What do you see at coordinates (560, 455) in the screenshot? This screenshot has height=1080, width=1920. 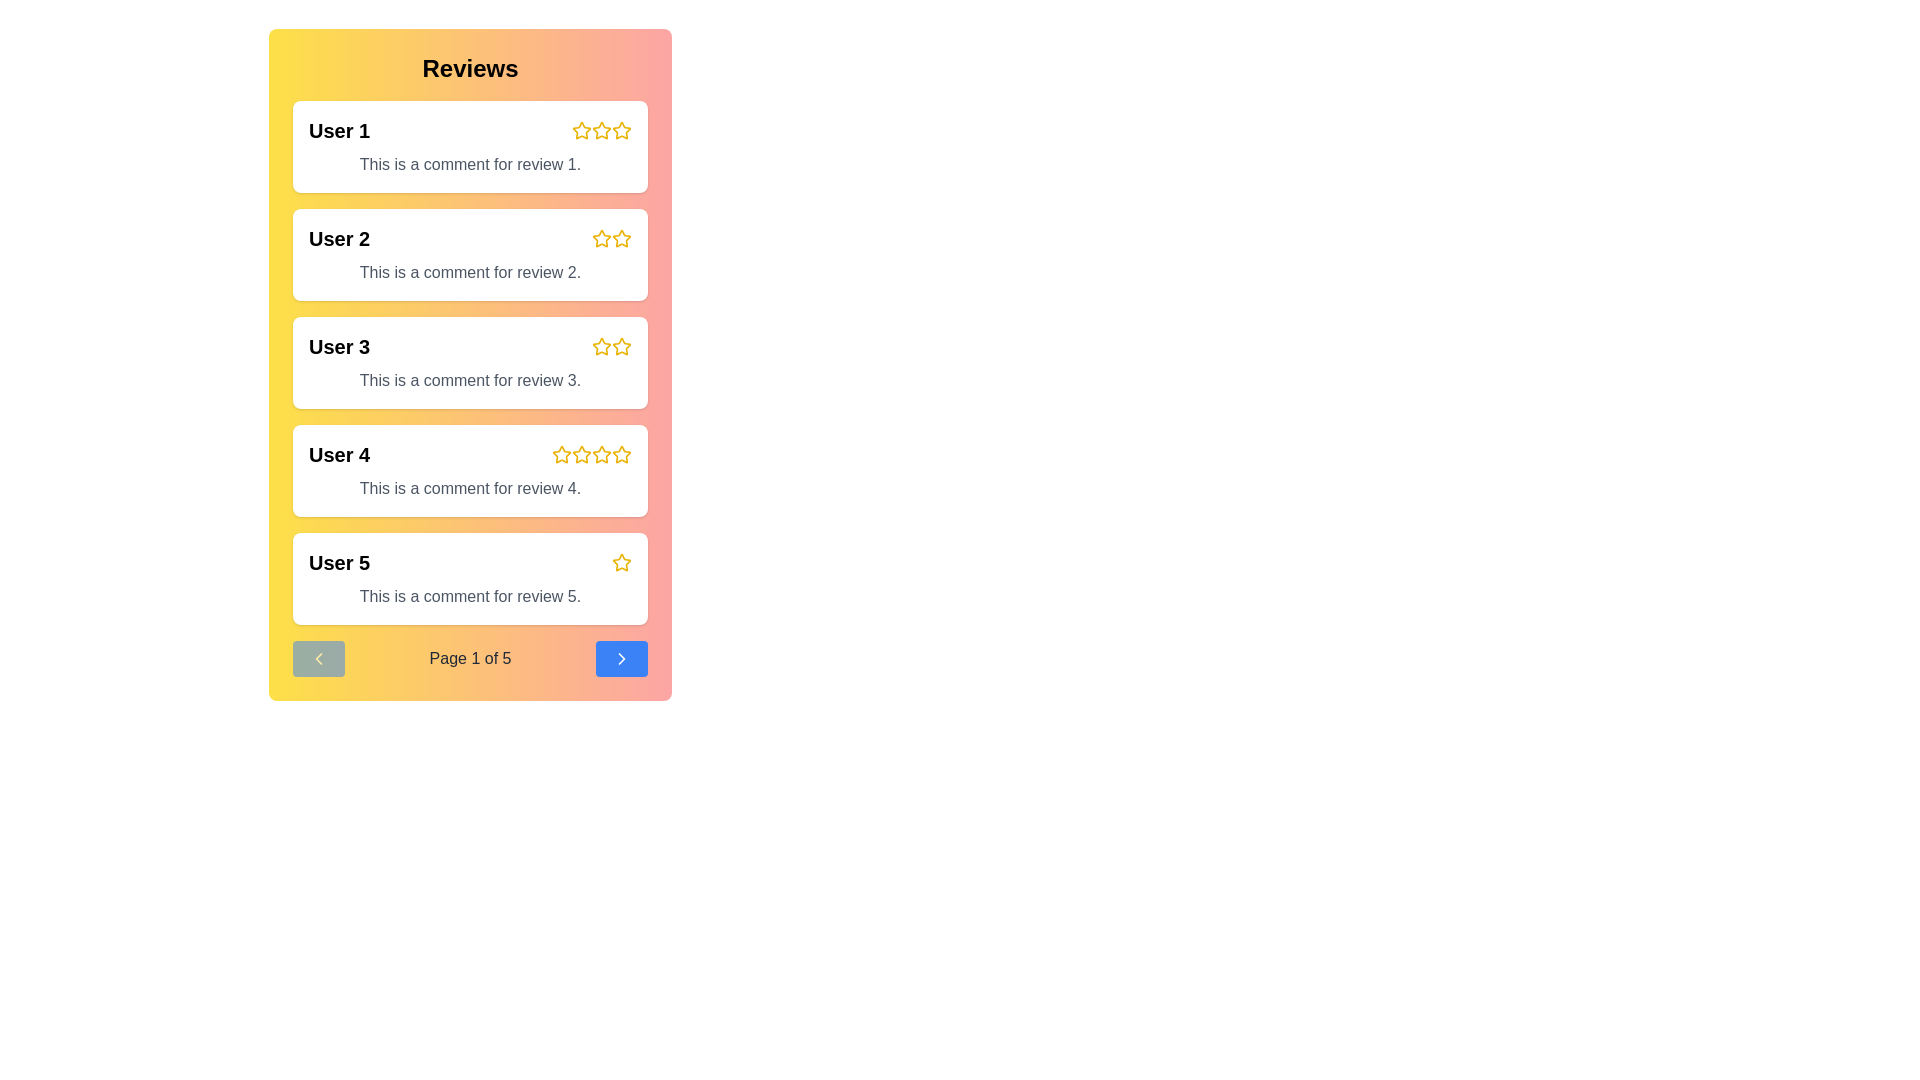 I see `the first five-pointed star rating icon outlined in yellow for 'User 4'` at bounding box center [560, 455].